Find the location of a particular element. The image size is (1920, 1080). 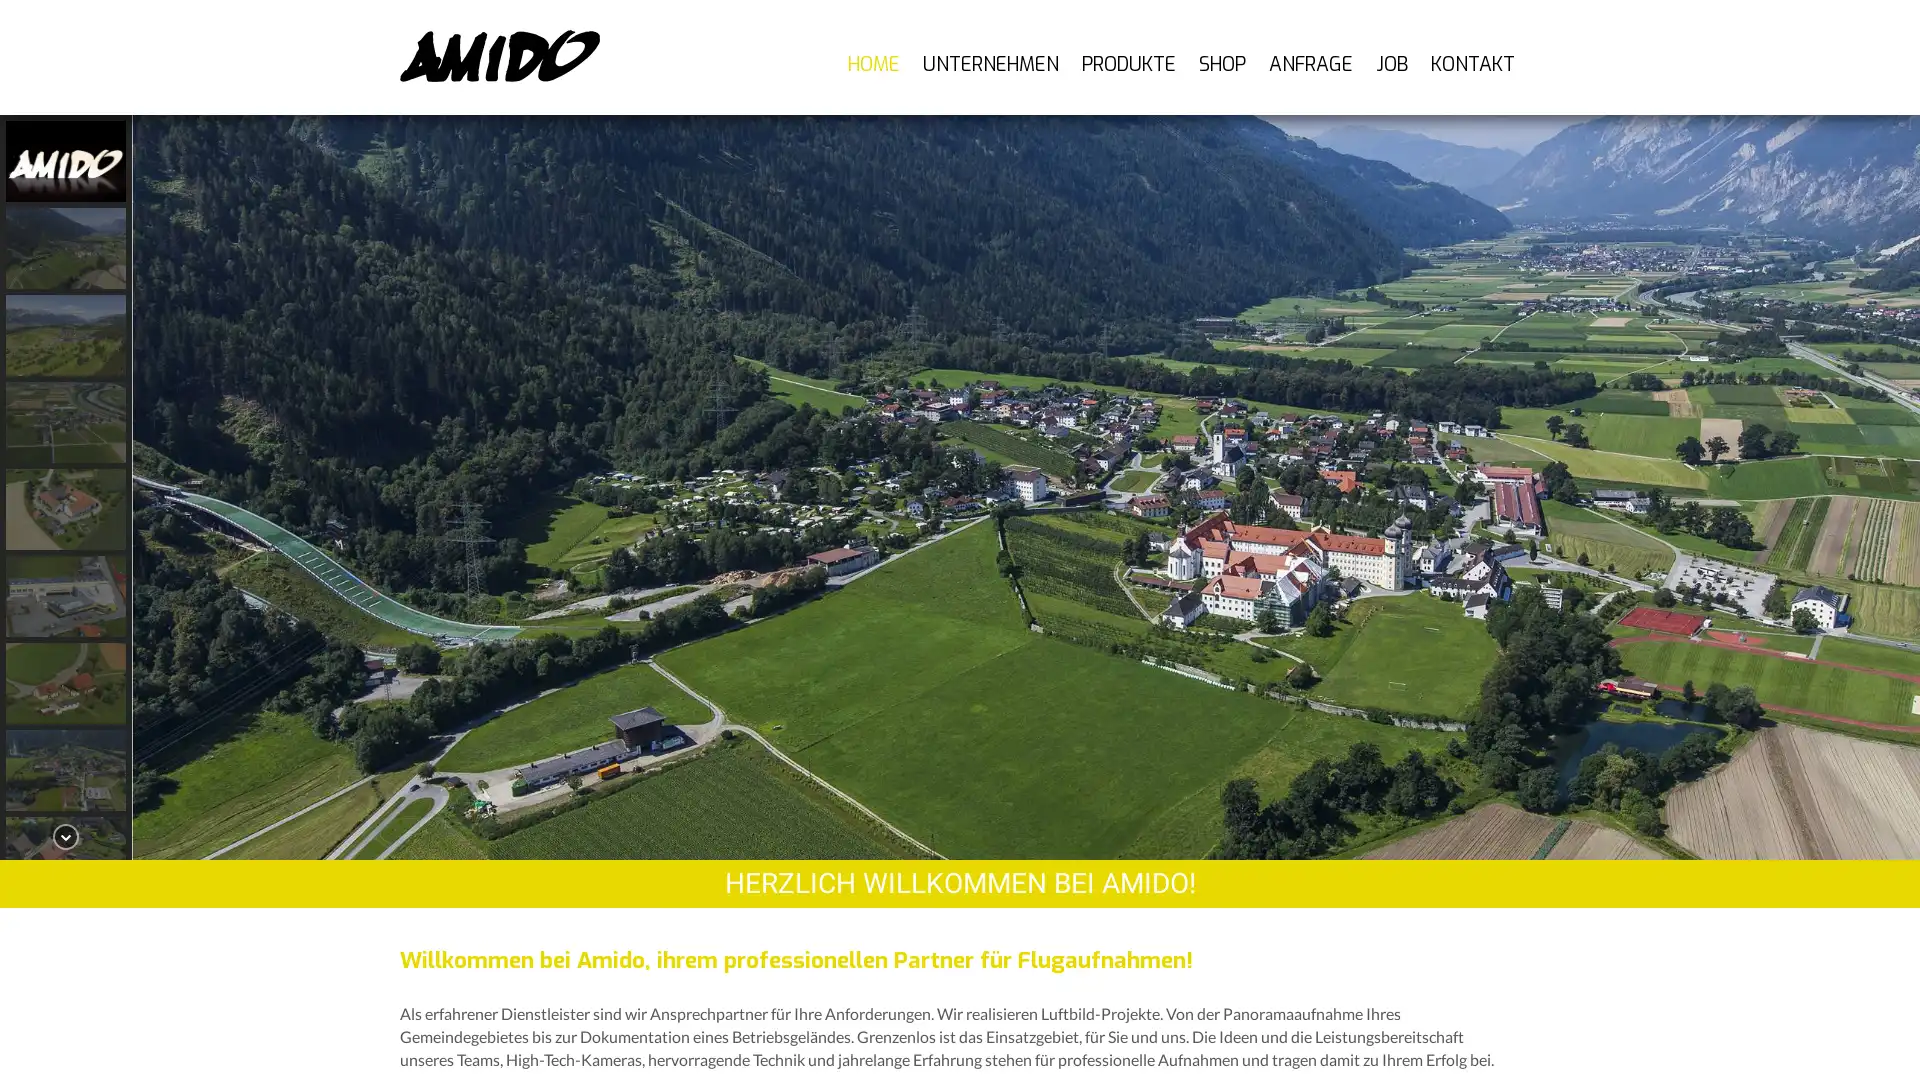

Thumbnail 5 - copy - copy - copy is located at coordinates (66, 856).